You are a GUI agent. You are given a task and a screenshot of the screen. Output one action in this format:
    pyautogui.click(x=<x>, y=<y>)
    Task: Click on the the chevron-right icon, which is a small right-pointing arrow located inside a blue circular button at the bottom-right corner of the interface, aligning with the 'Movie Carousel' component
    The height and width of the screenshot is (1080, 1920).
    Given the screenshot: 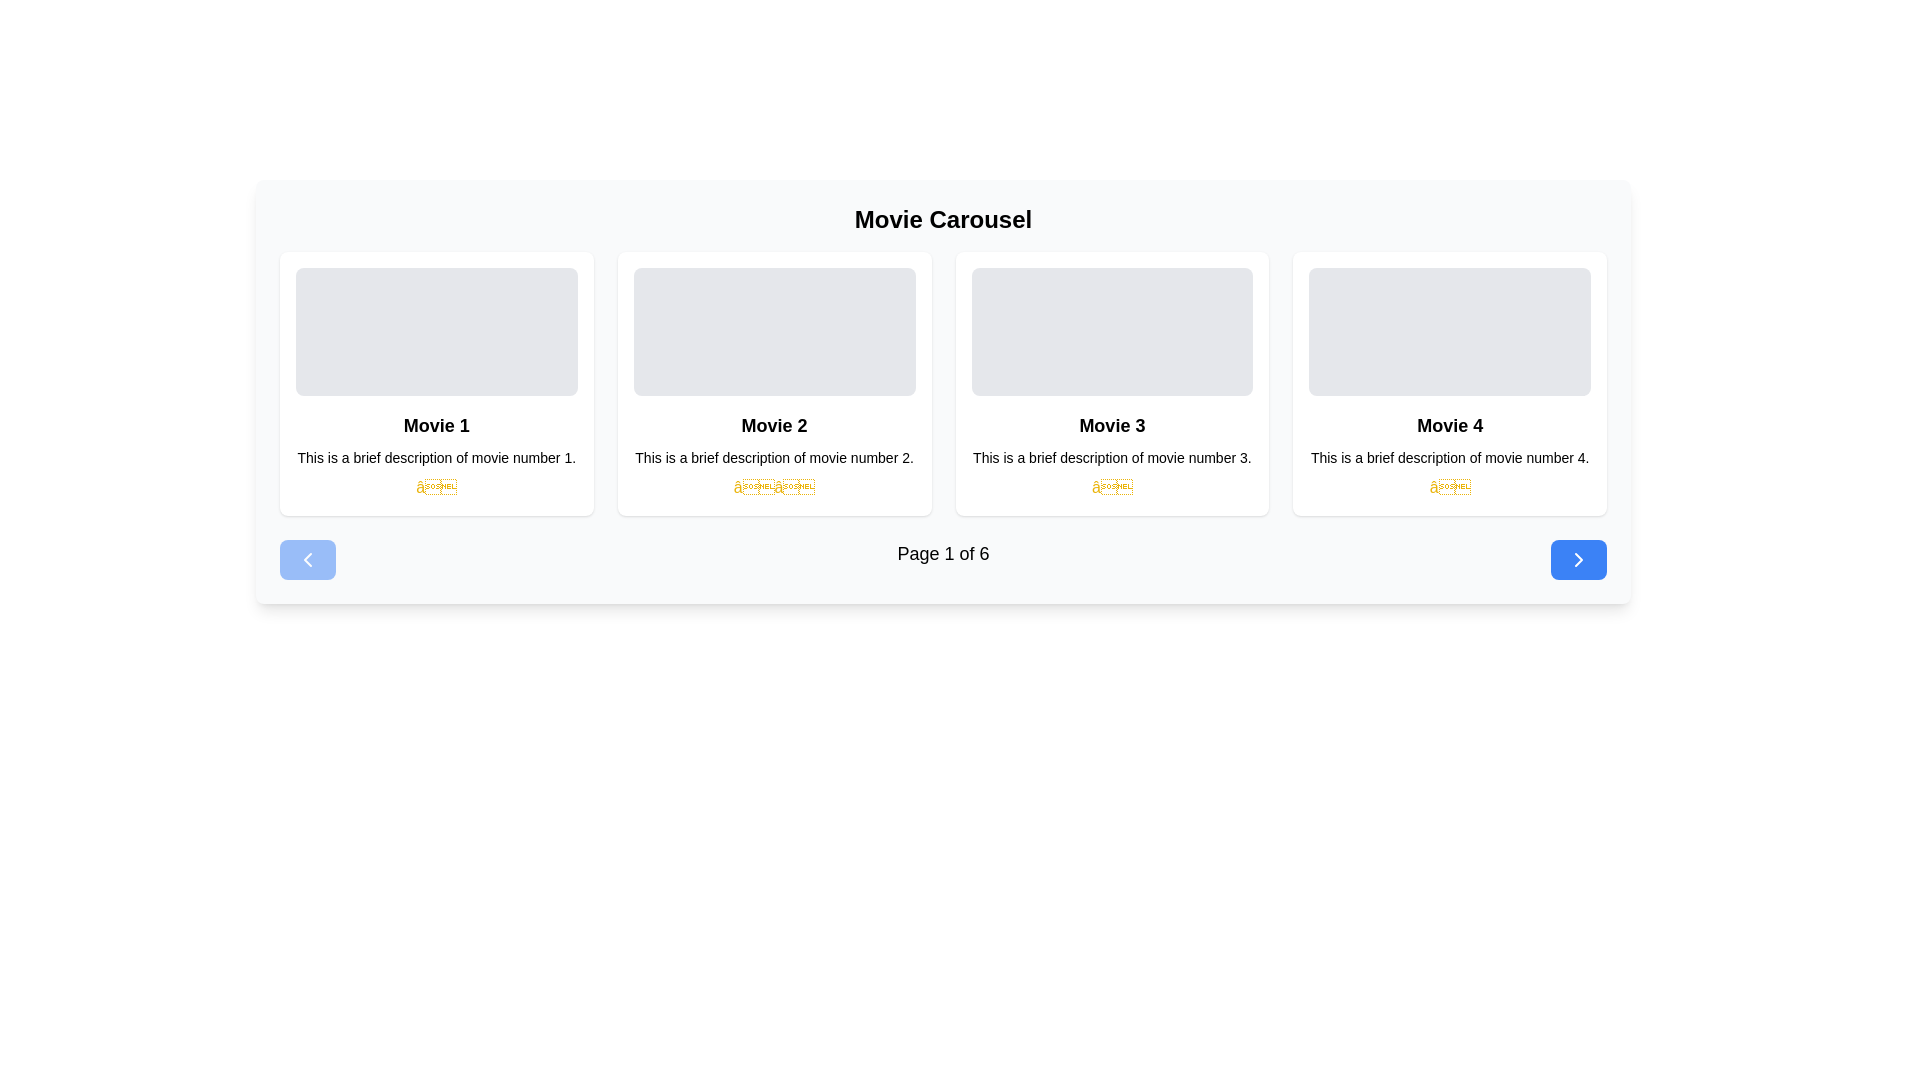 What is the action you would take?
    pyautogui.click(x=1578, y=559)
    